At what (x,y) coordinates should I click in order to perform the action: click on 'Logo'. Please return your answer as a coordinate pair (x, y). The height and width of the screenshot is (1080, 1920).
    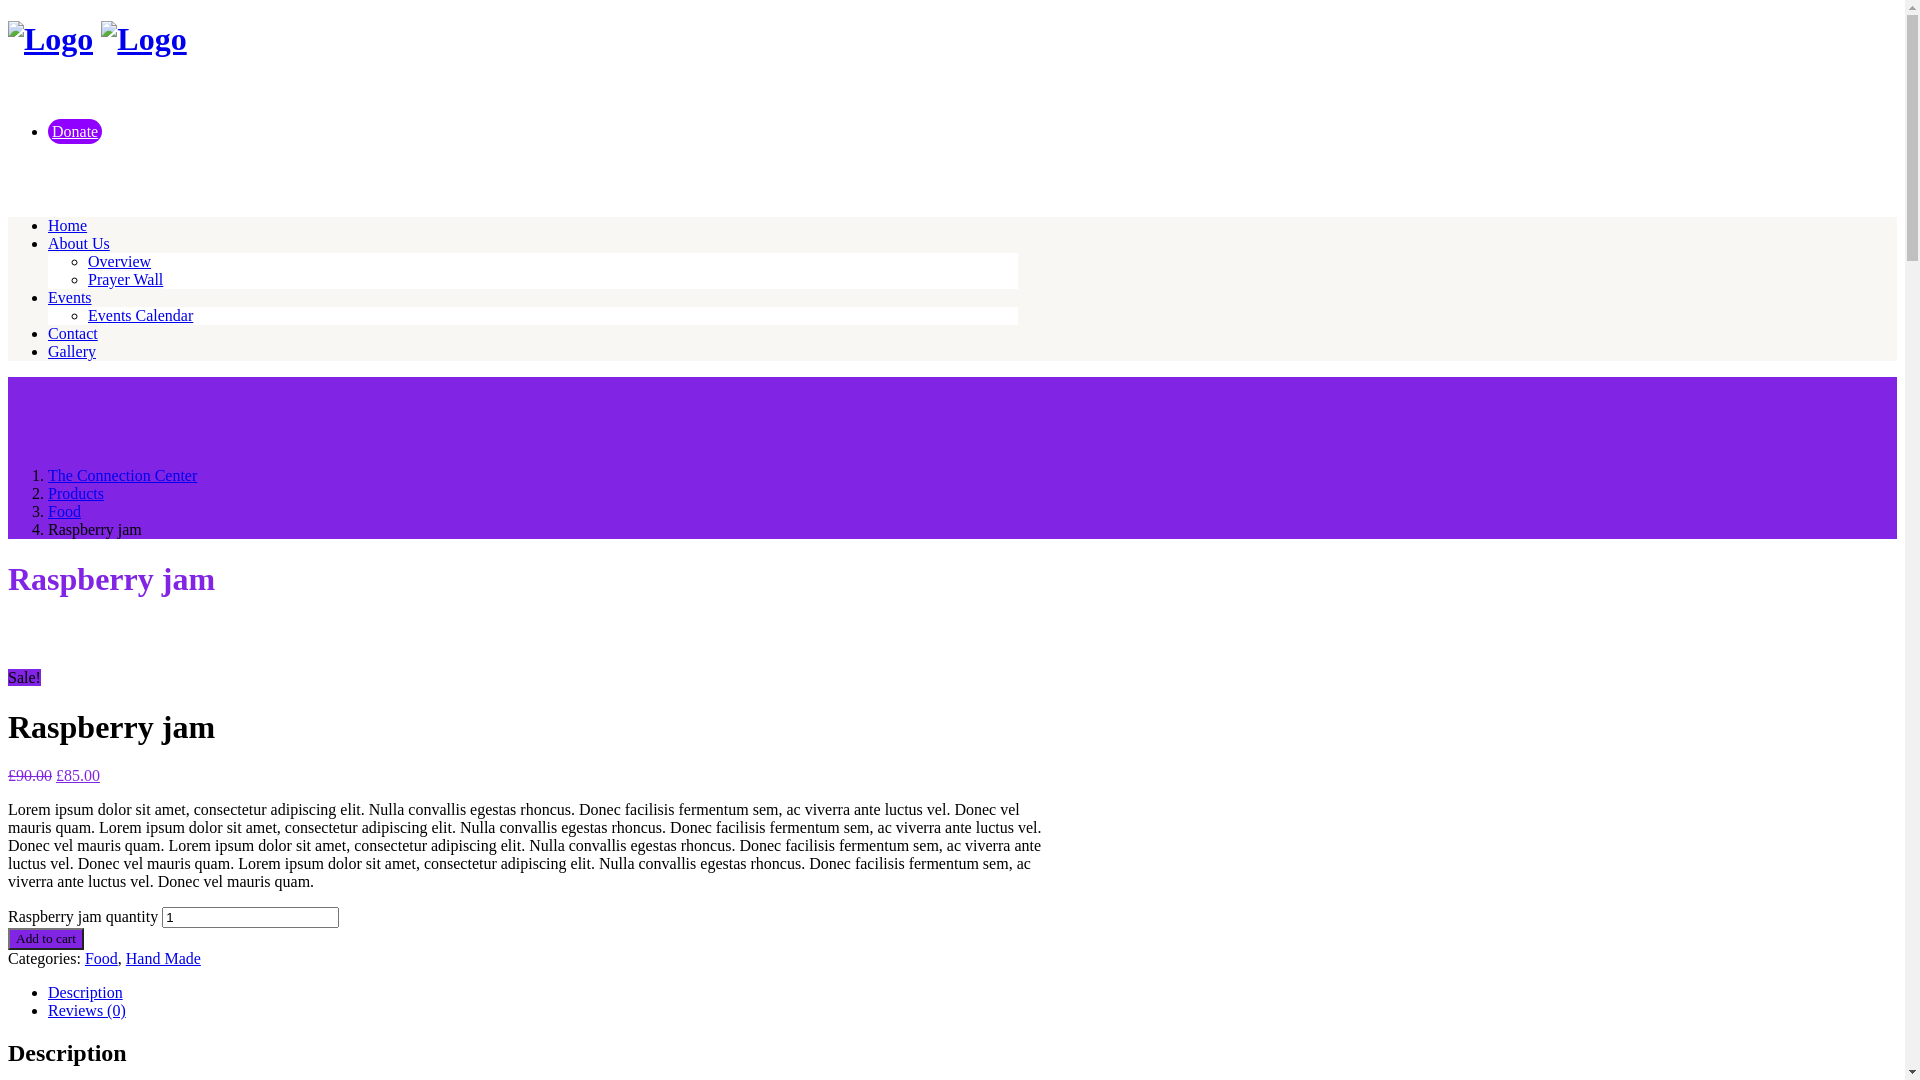
    Looking at the image, I should click on (142, 38).